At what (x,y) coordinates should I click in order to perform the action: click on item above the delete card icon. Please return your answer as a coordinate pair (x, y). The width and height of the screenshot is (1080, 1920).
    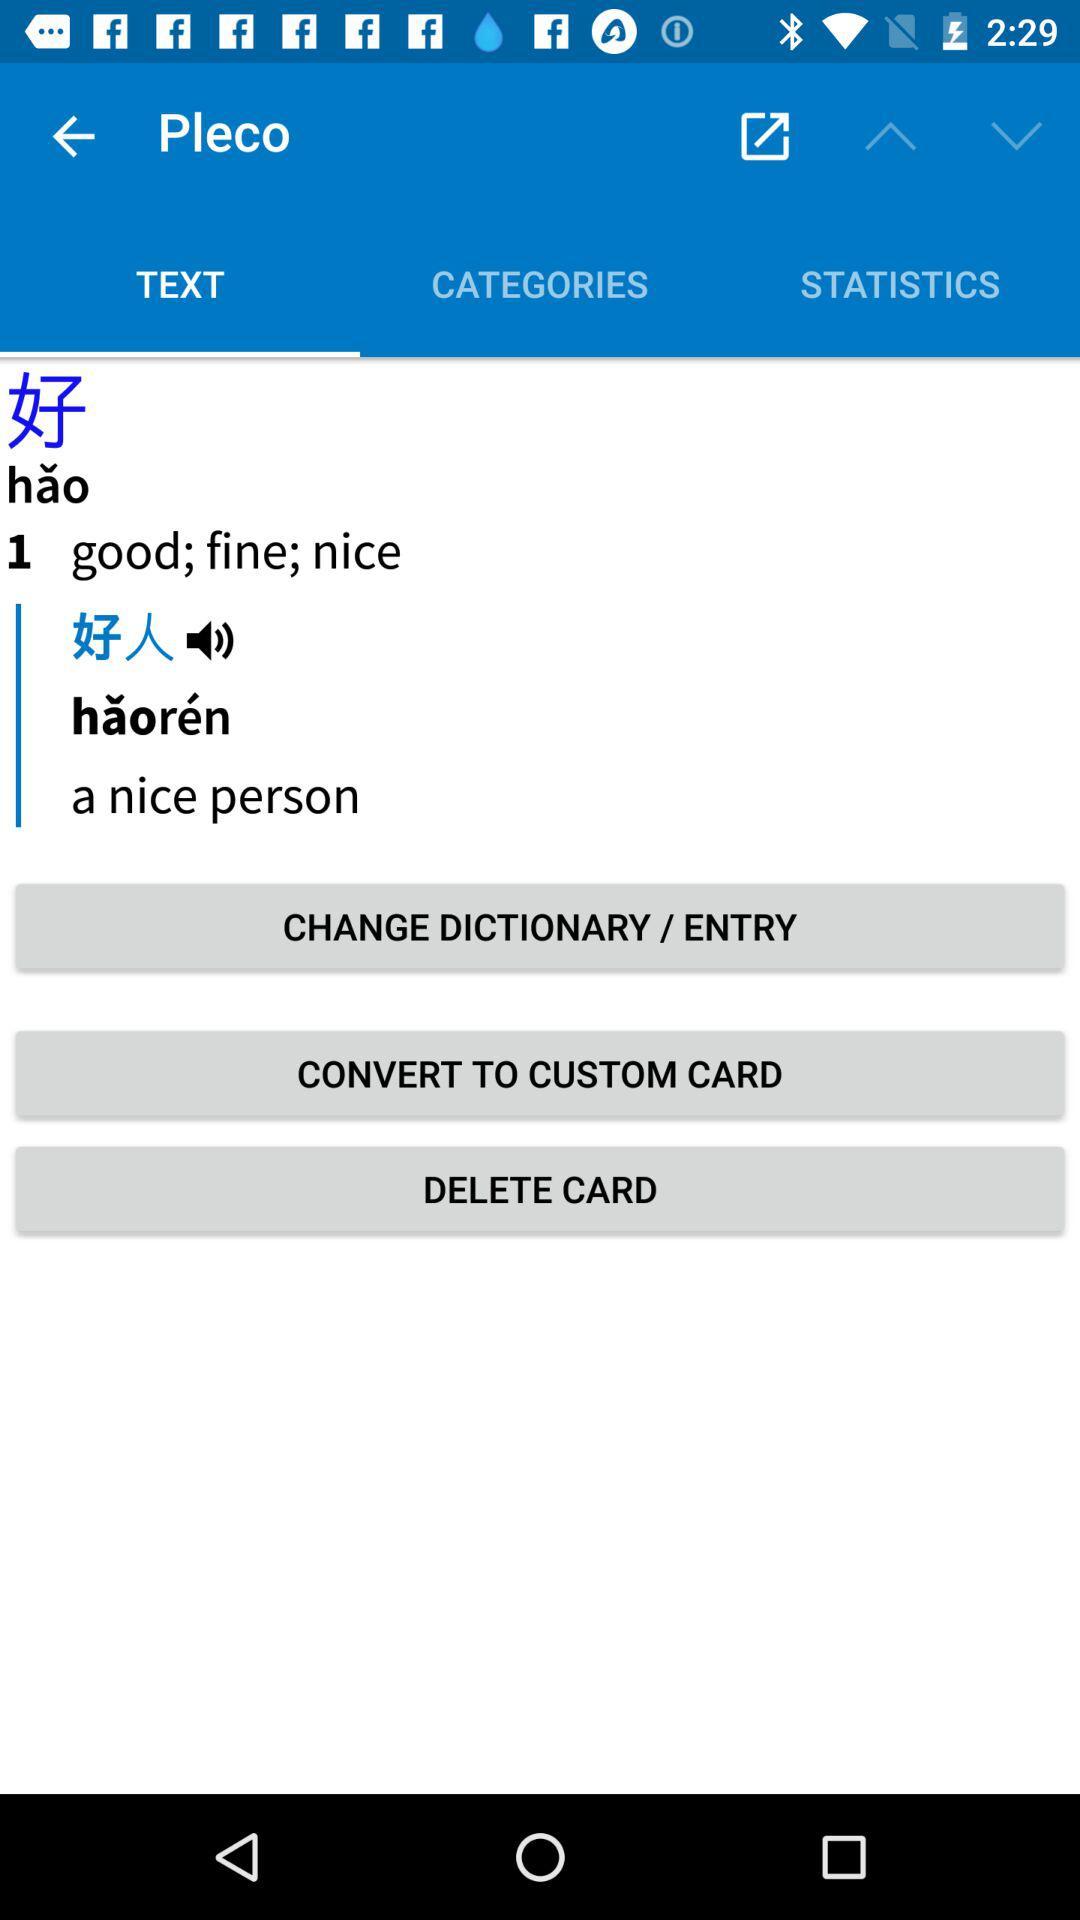
    Looking at the image, I should click on (540, 1072).